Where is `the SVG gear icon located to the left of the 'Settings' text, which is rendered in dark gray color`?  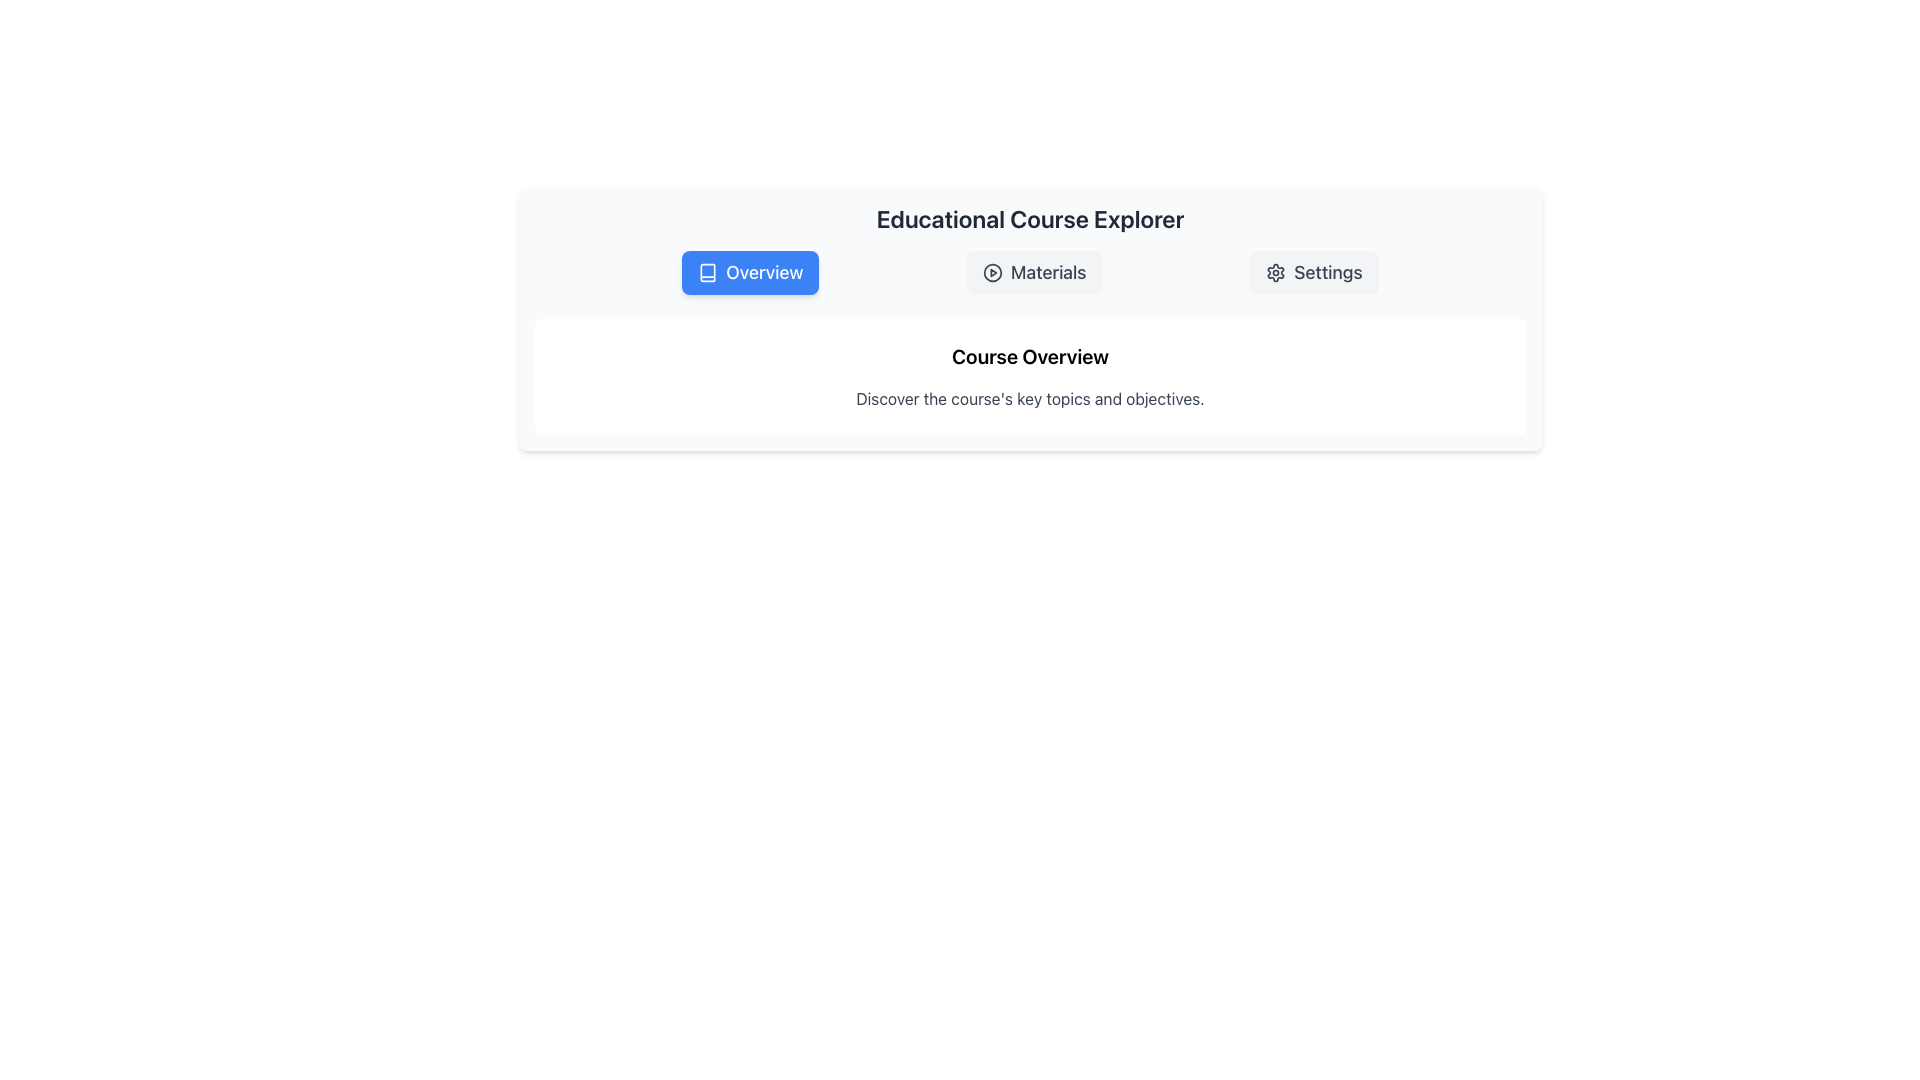 the SVG gear icon located to the left of the 'Settings' text, which is rendered in dark gray color is located at coordinates (1275, 273).